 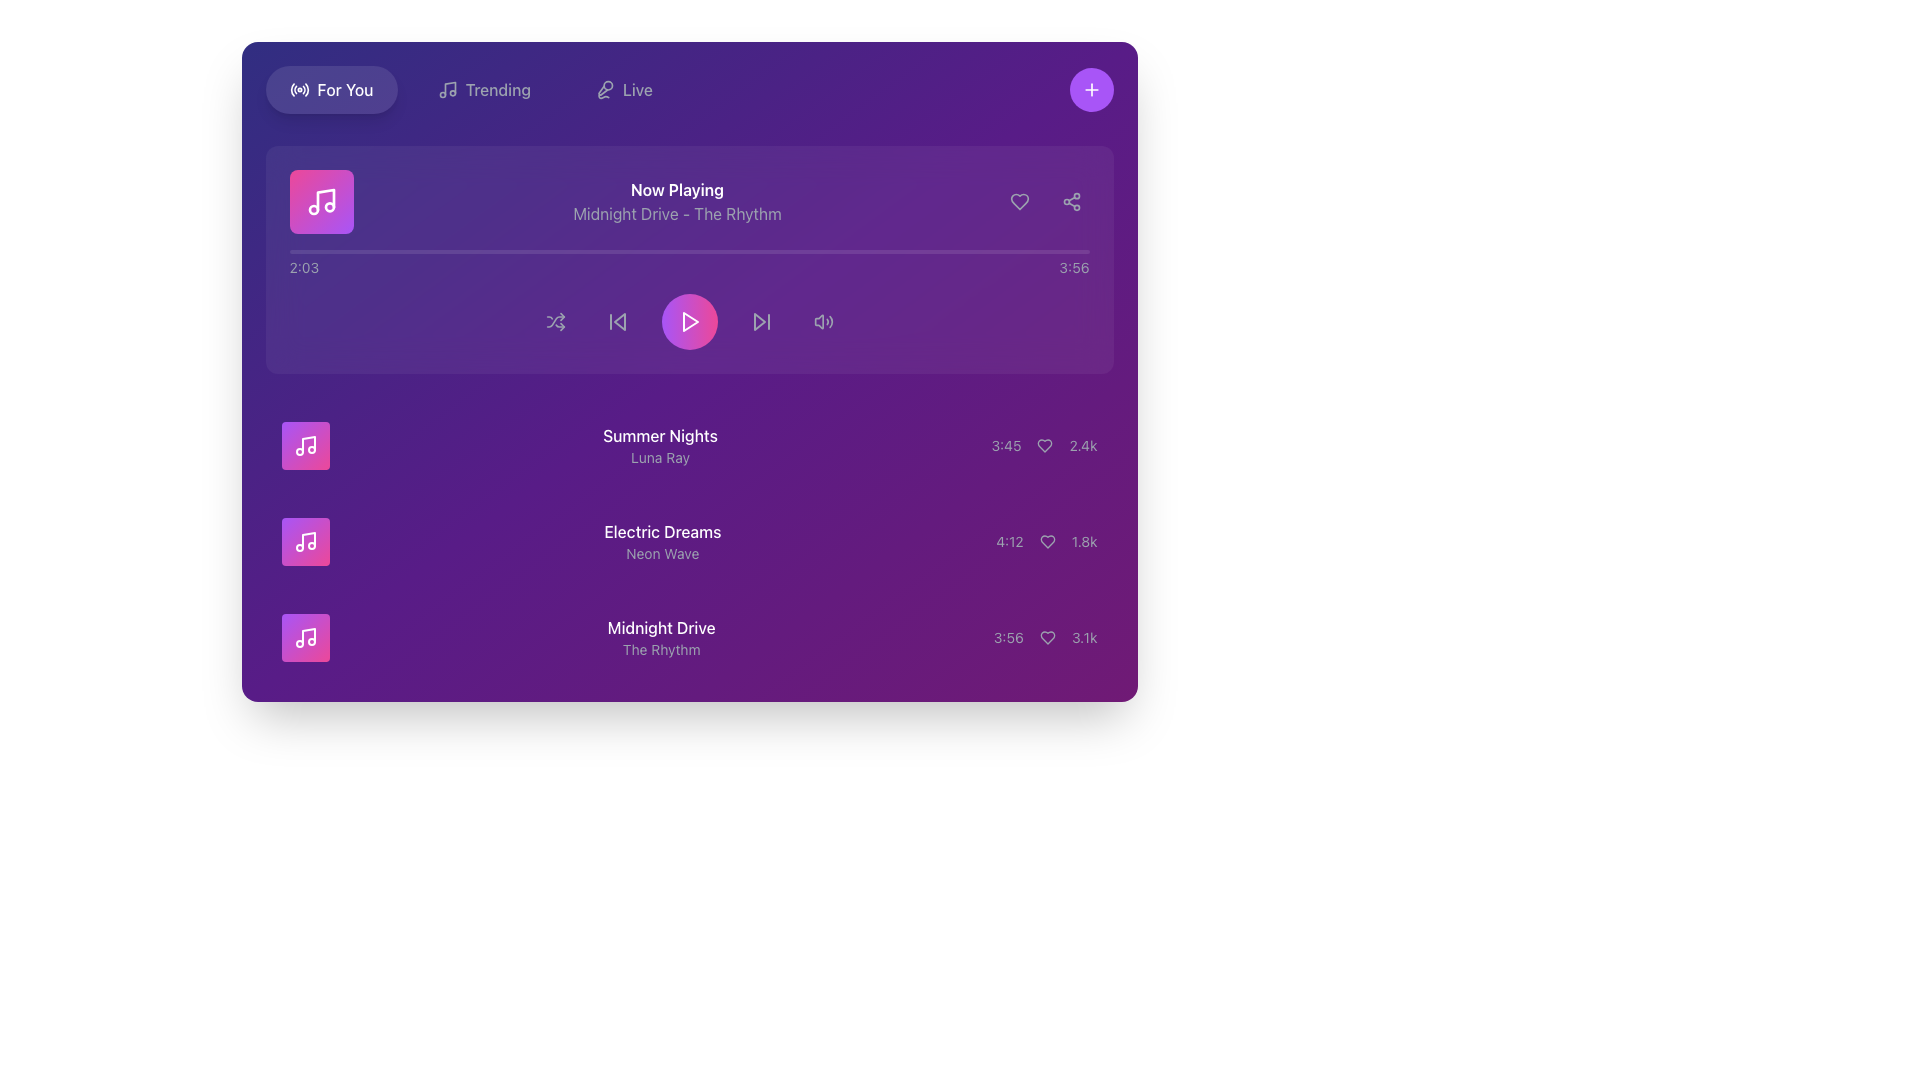 What do you see at coordinates (616, 320) in the screenshot?
I see `the skip-backward button, which is styled as an icon with a left-pointing arrow followed by a vertical line, to skip to the previous track` at bounding box center [616, 320].